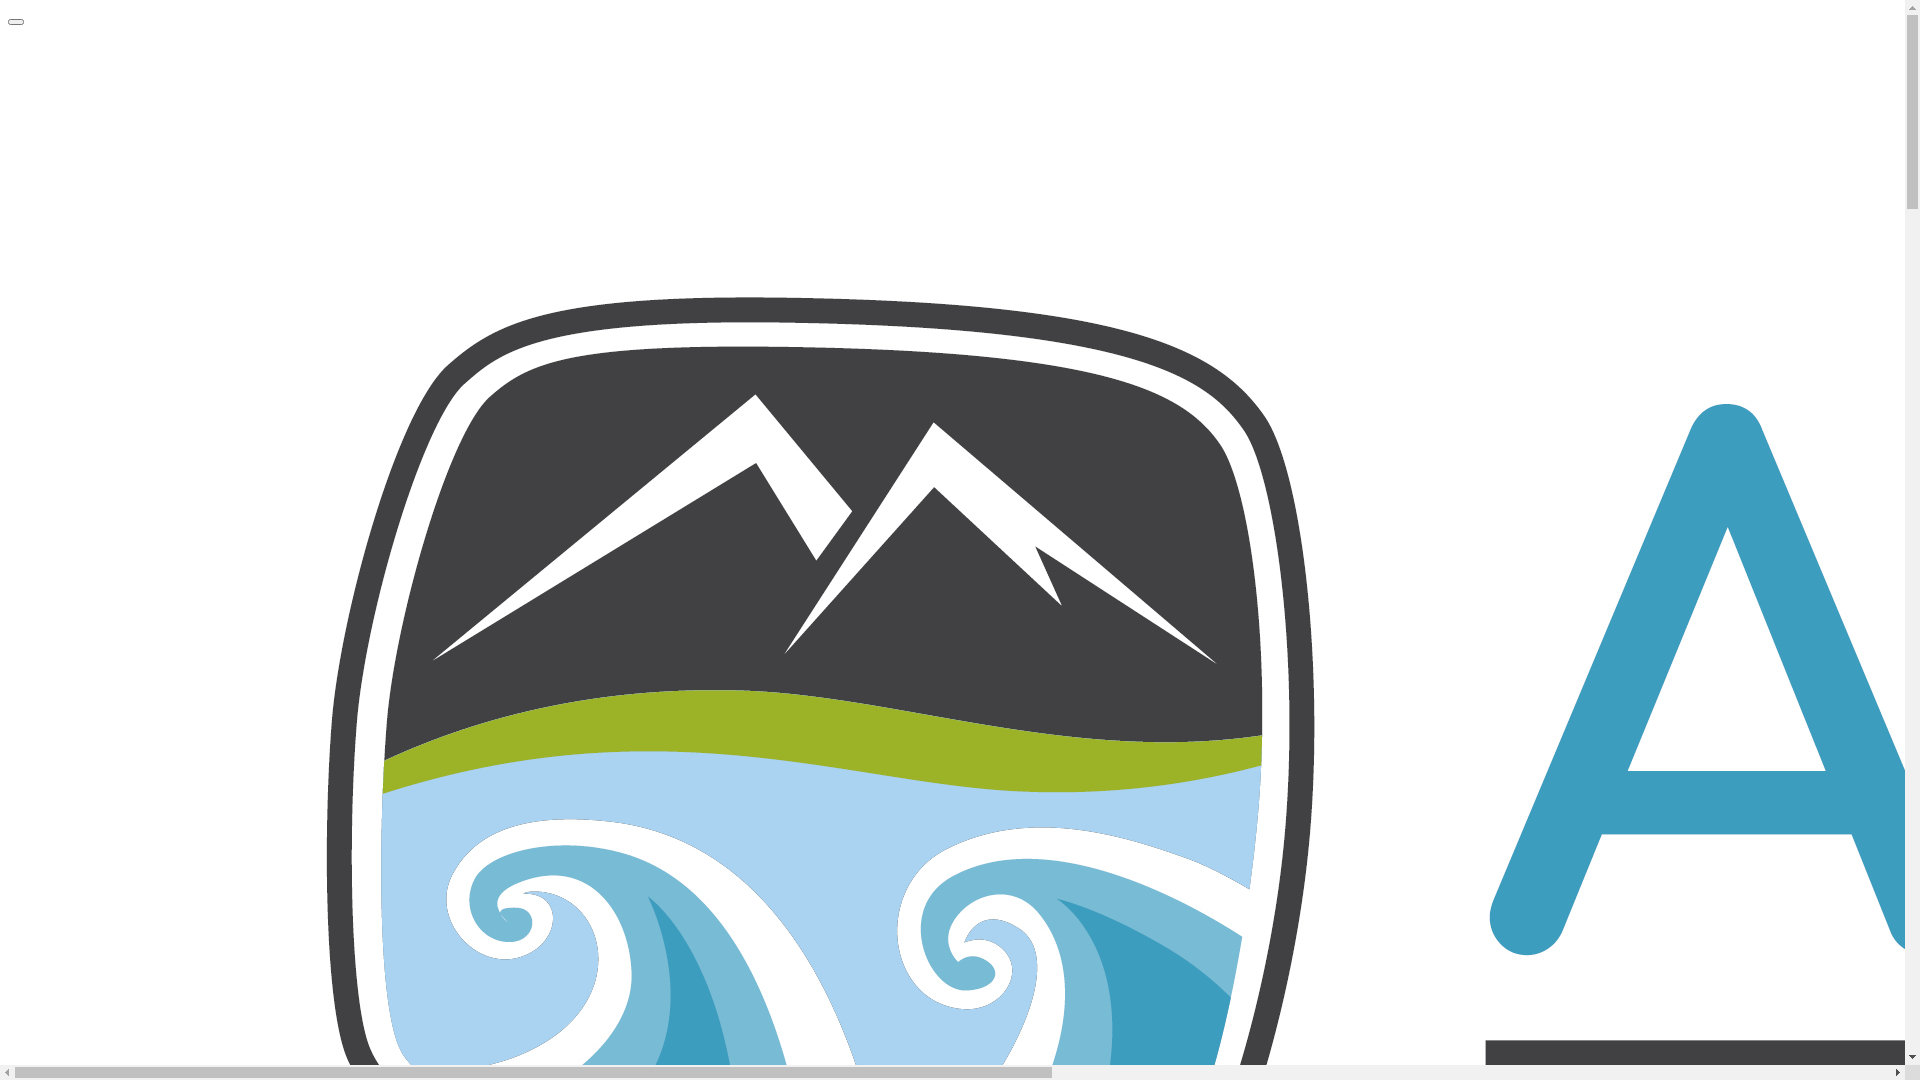  I want to click on 'Skip to main content', so click(8, 8).